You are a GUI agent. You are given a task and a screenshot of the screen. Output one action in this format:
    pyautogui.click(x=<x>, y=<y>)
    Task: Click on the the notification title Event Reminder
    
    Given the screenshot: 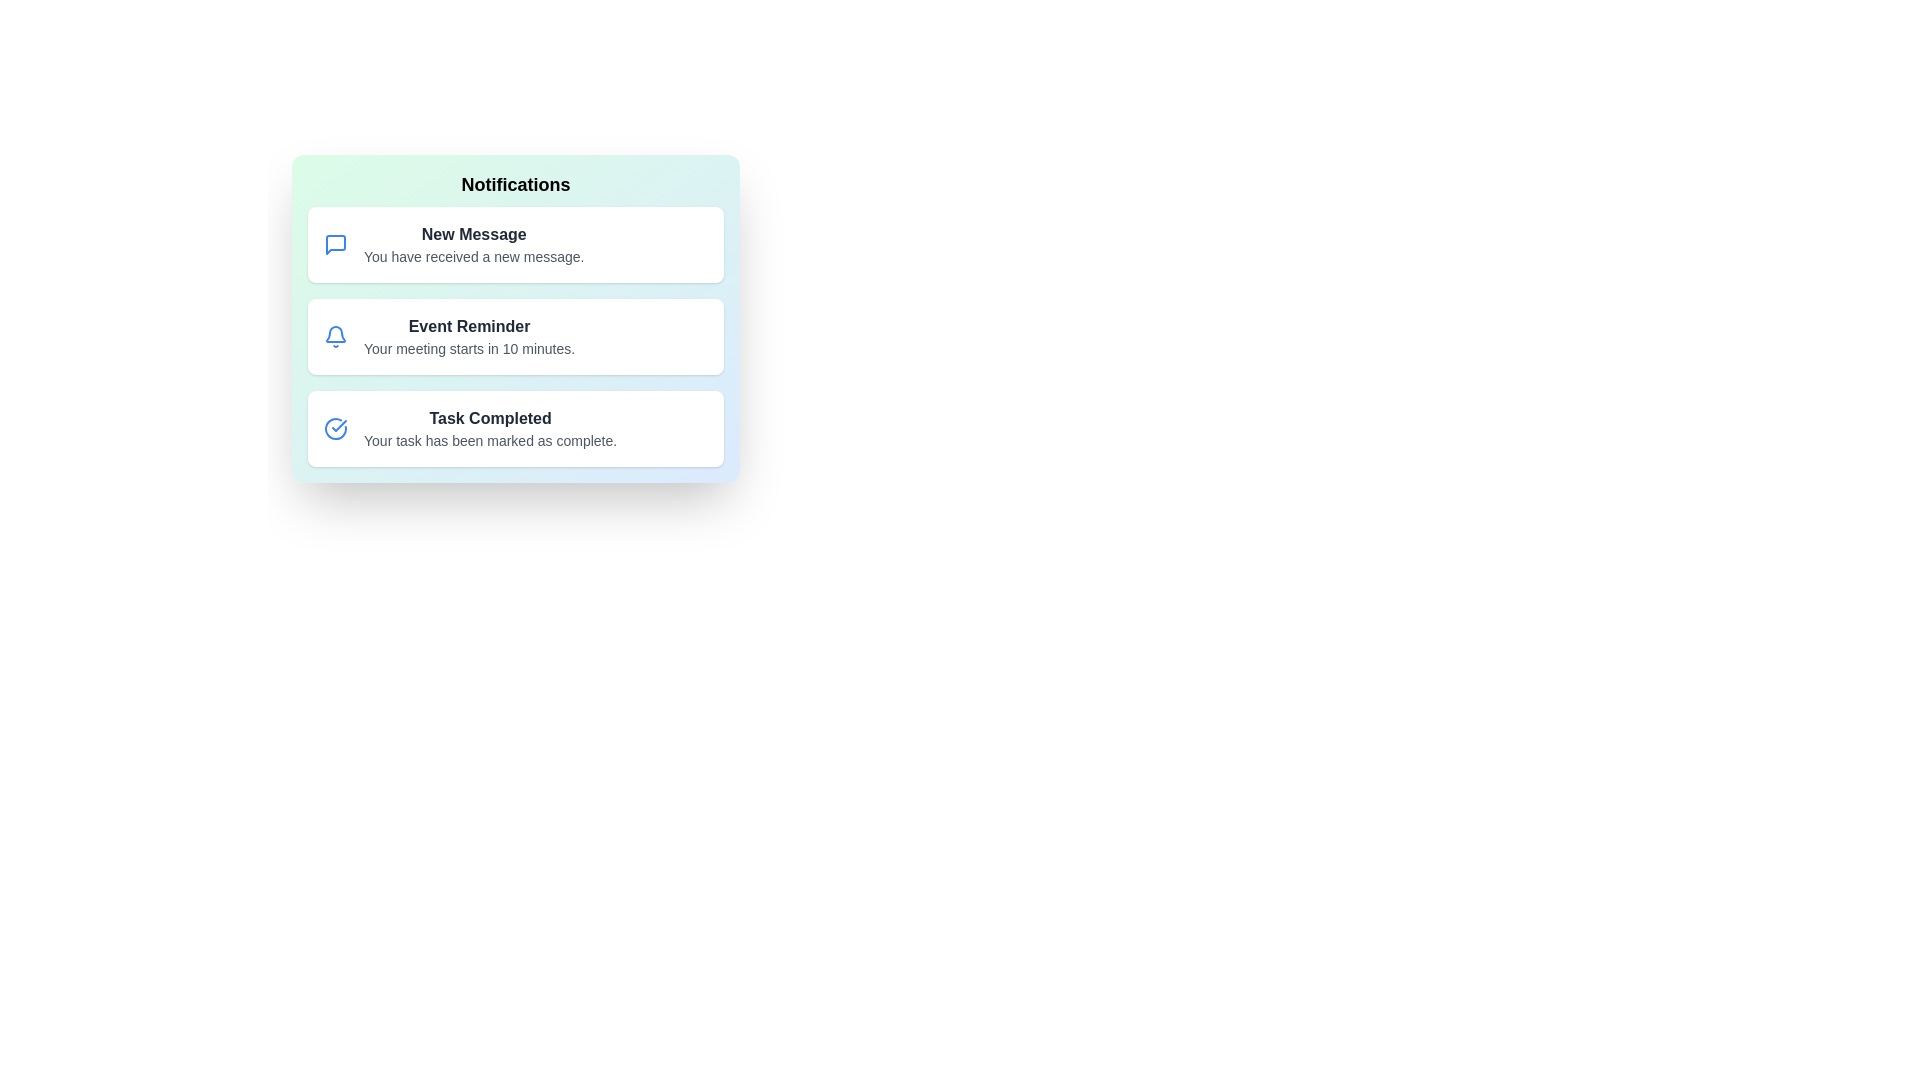 What is the action you would take?
    pyautogui.click(x=468, y=326)
    